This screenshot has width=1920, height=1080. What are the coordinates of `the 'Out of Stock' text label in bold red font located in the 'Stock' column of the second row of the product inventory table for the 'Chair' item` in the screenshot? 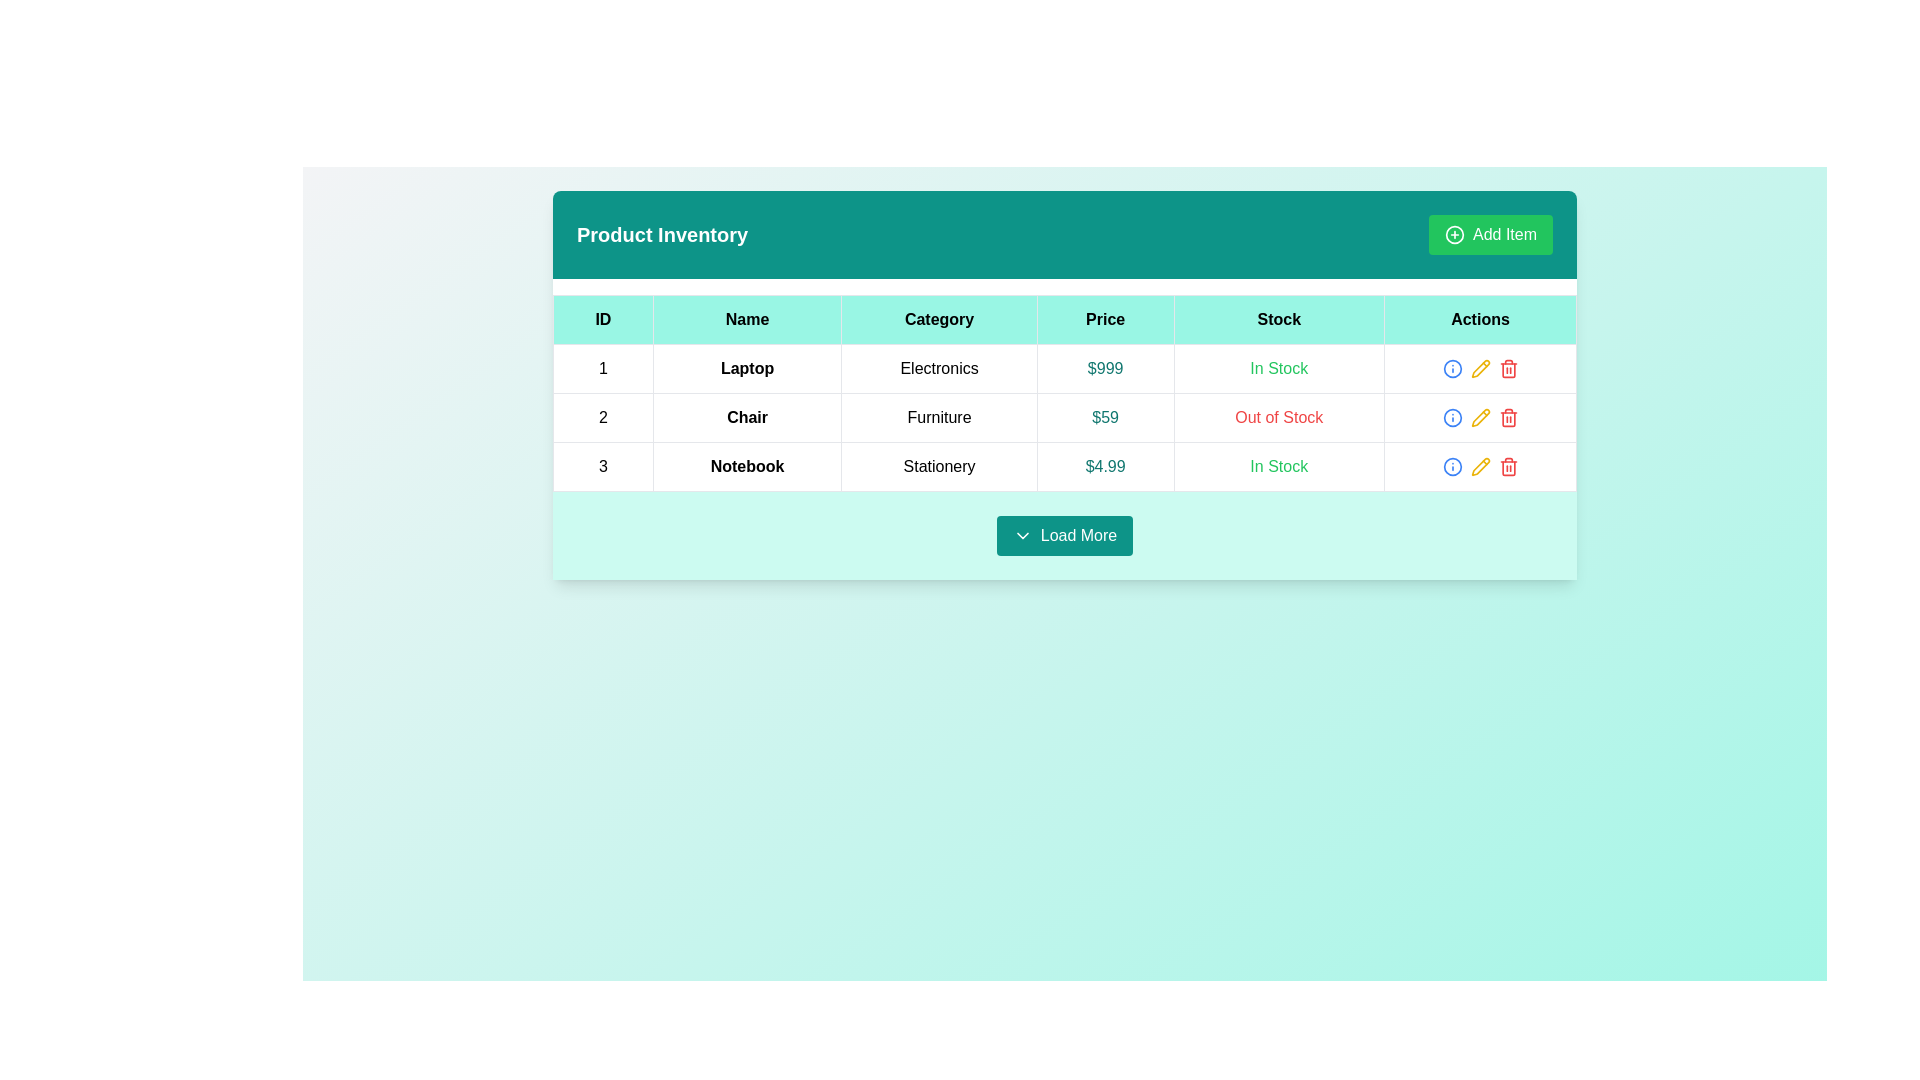 It's located at (1278, 416).